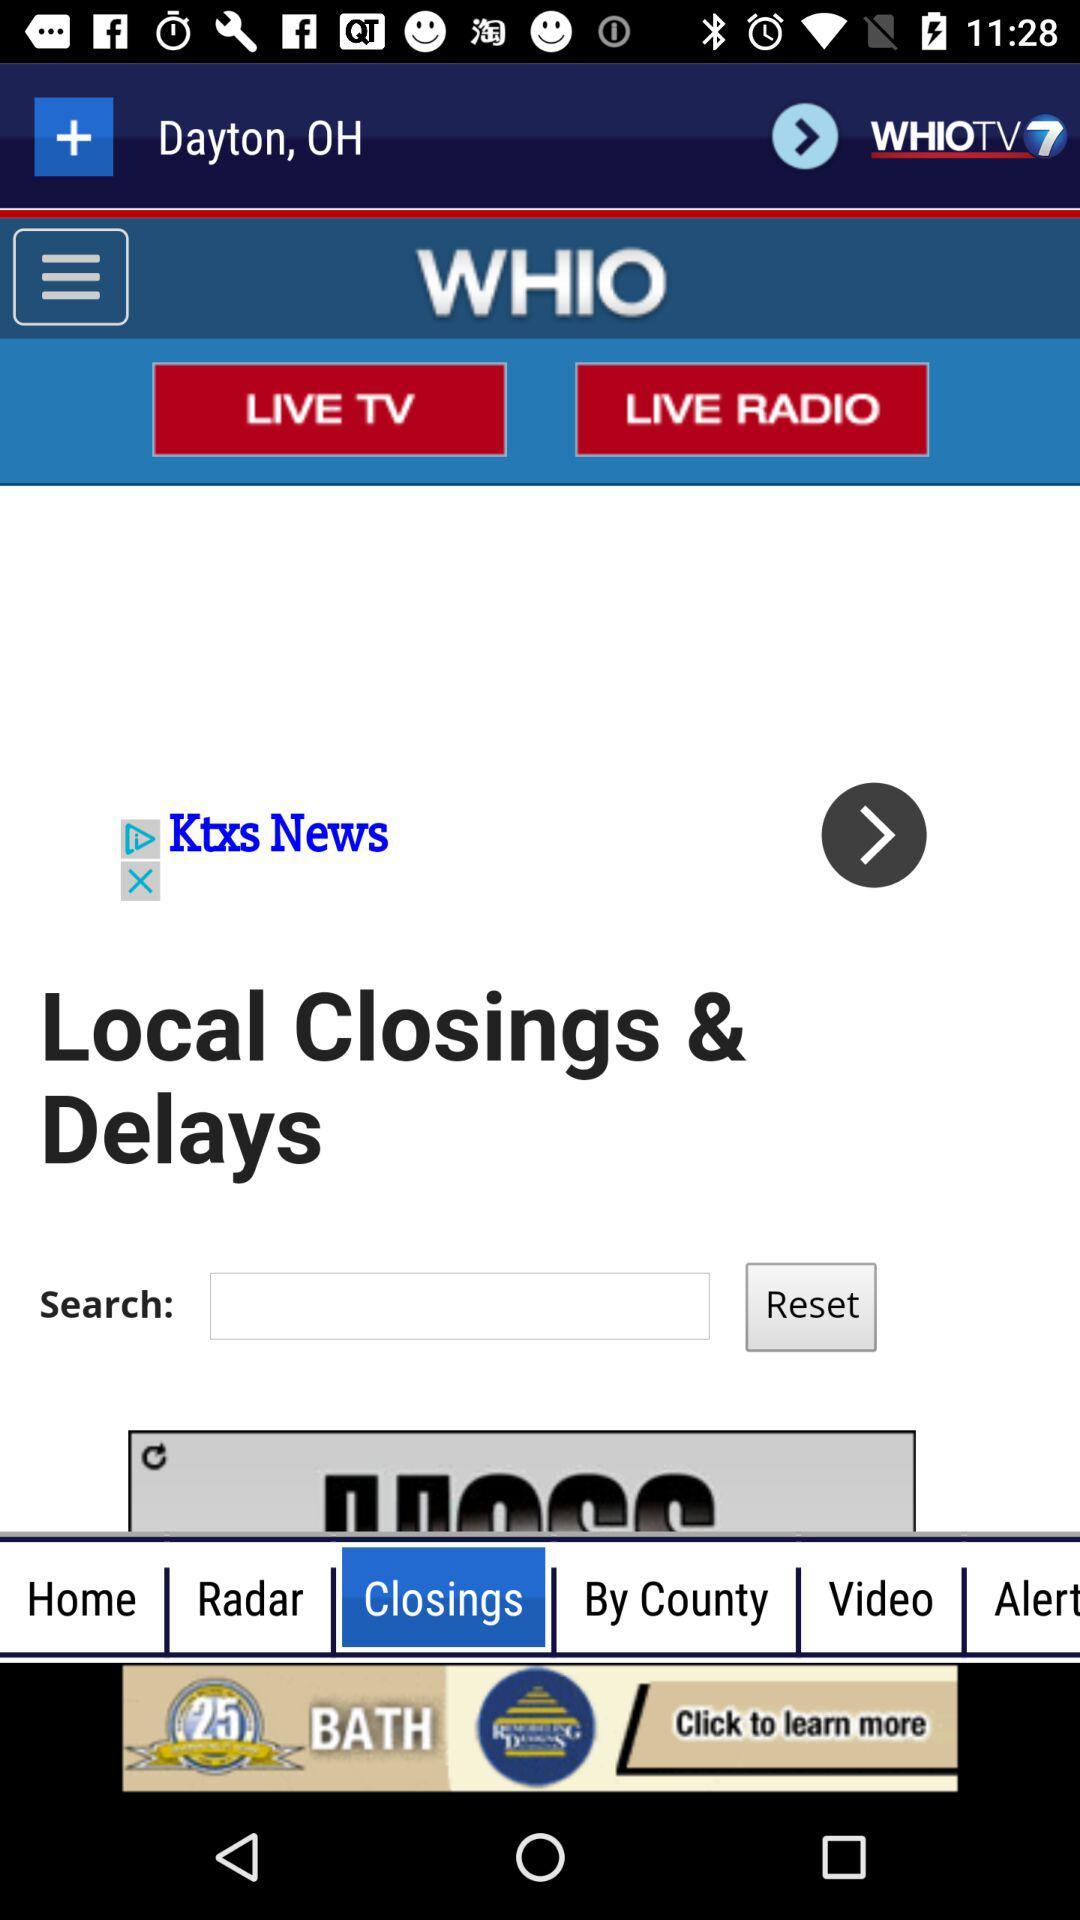  Describe the element at coordinates (804, 135) in the screenshot. I see `go back` at that location.